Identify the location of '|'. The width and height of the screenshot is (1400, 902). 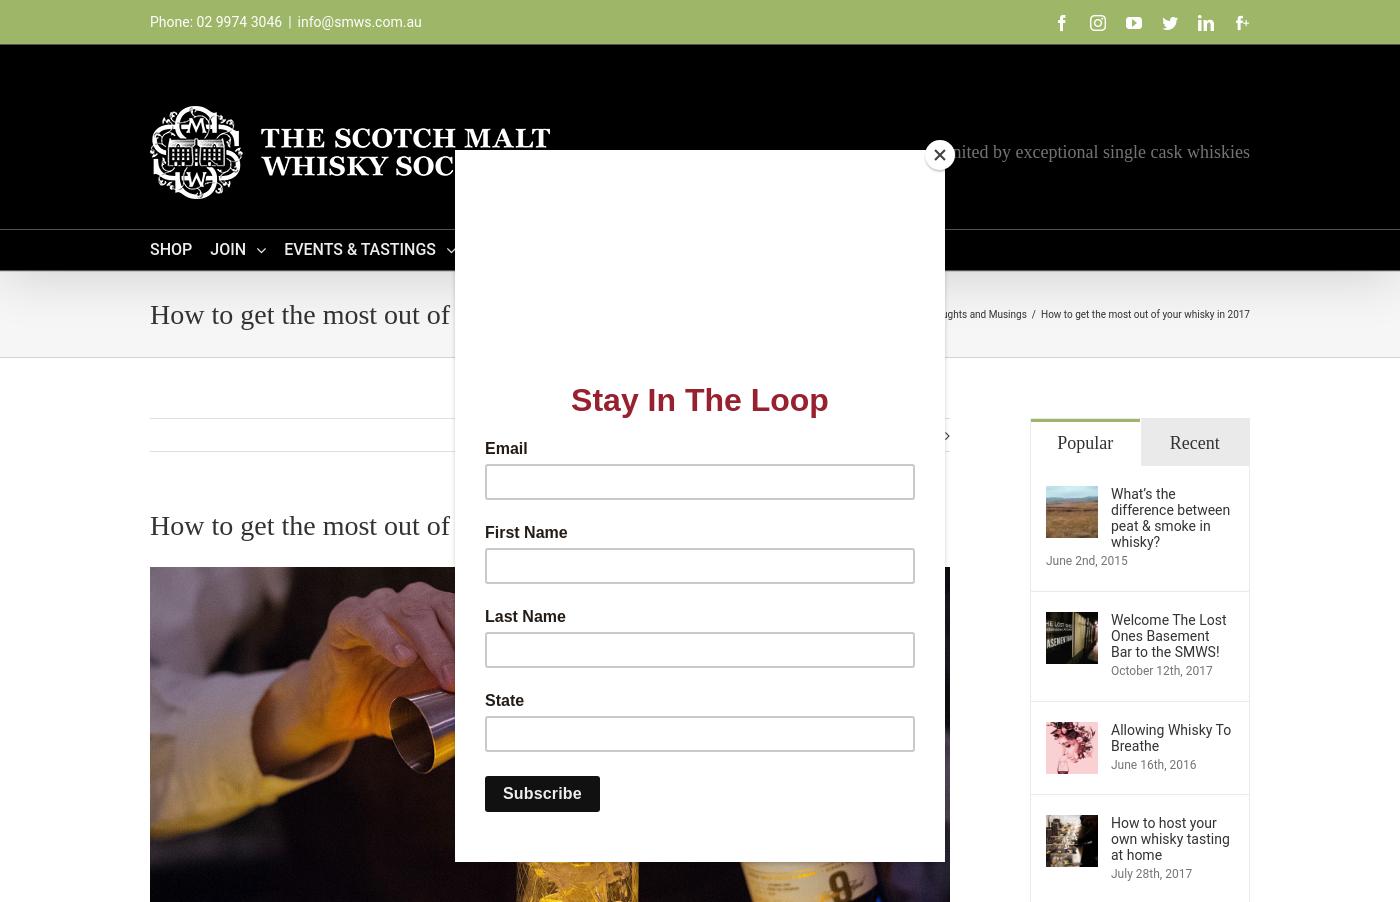
(287, 21).